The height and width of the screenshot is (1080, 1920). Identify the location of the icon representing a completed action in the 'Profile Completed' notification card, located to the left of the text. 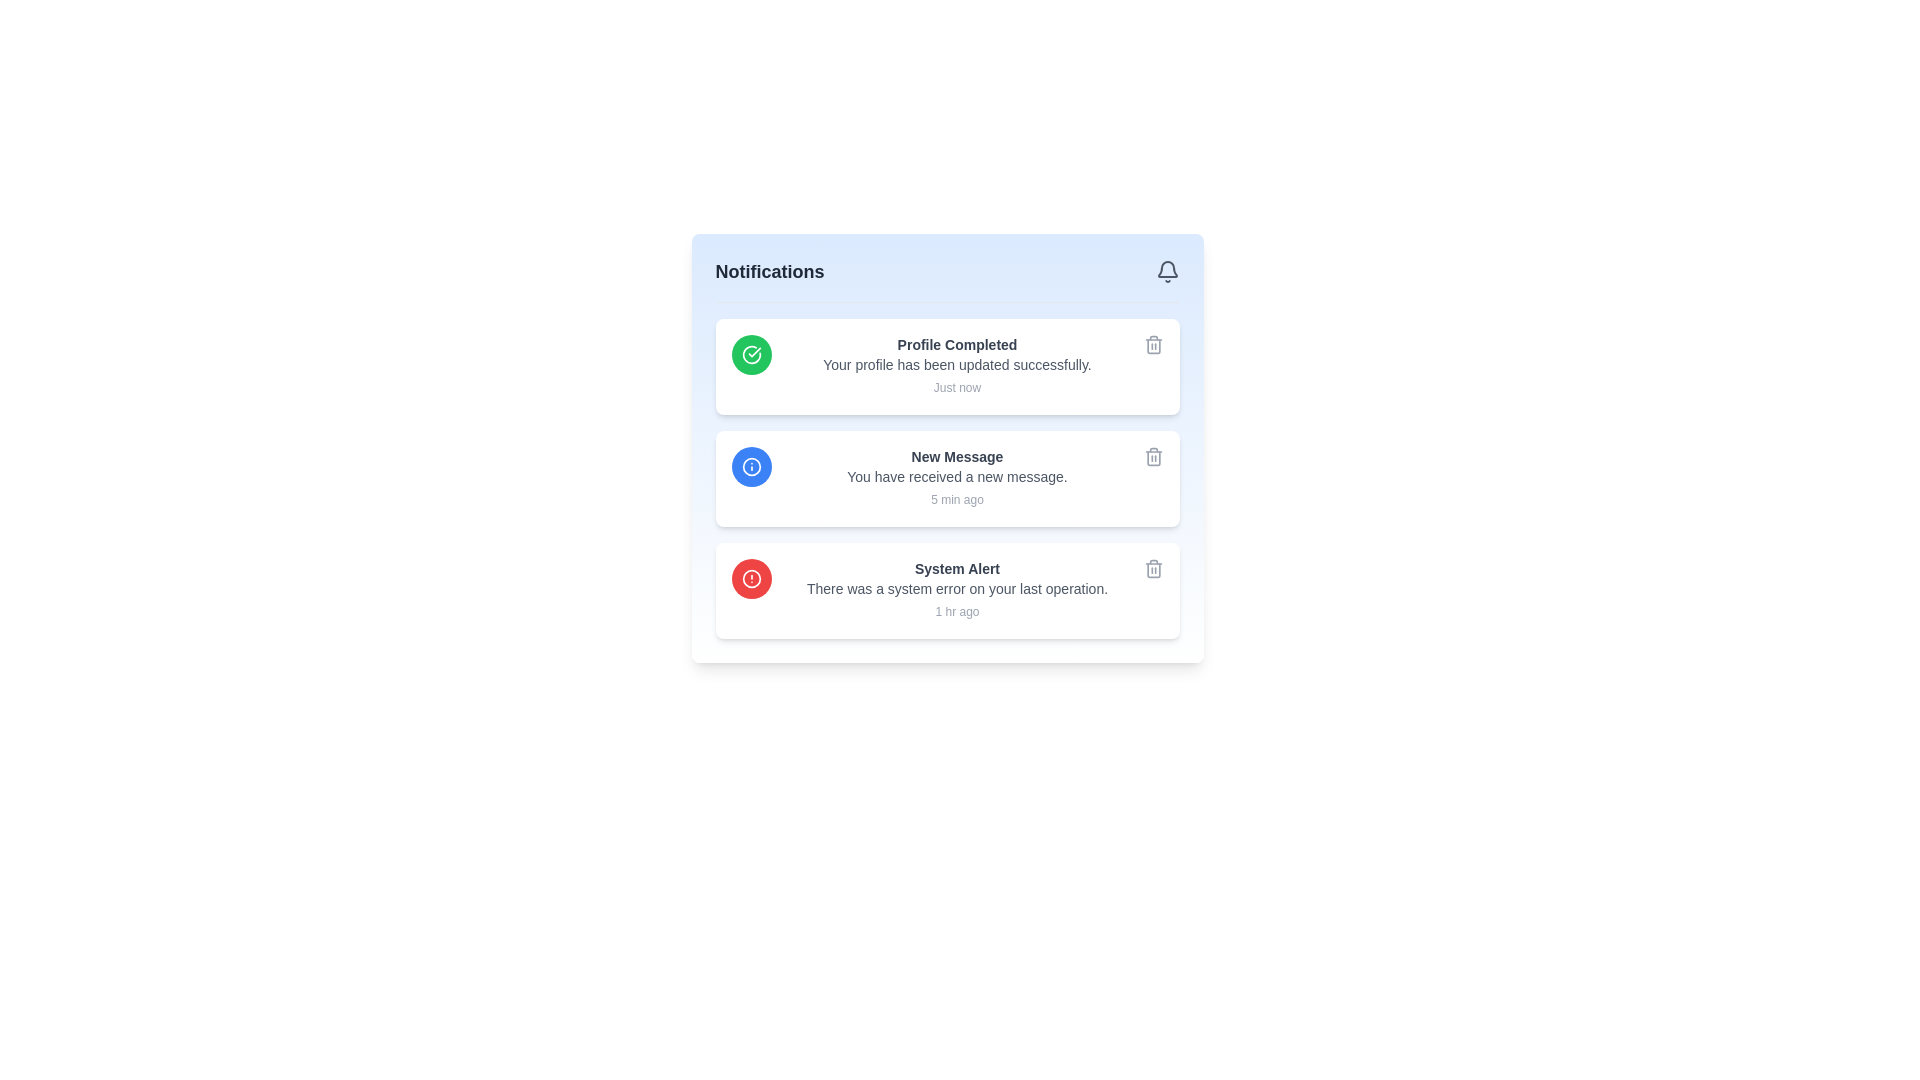
(750, 353).